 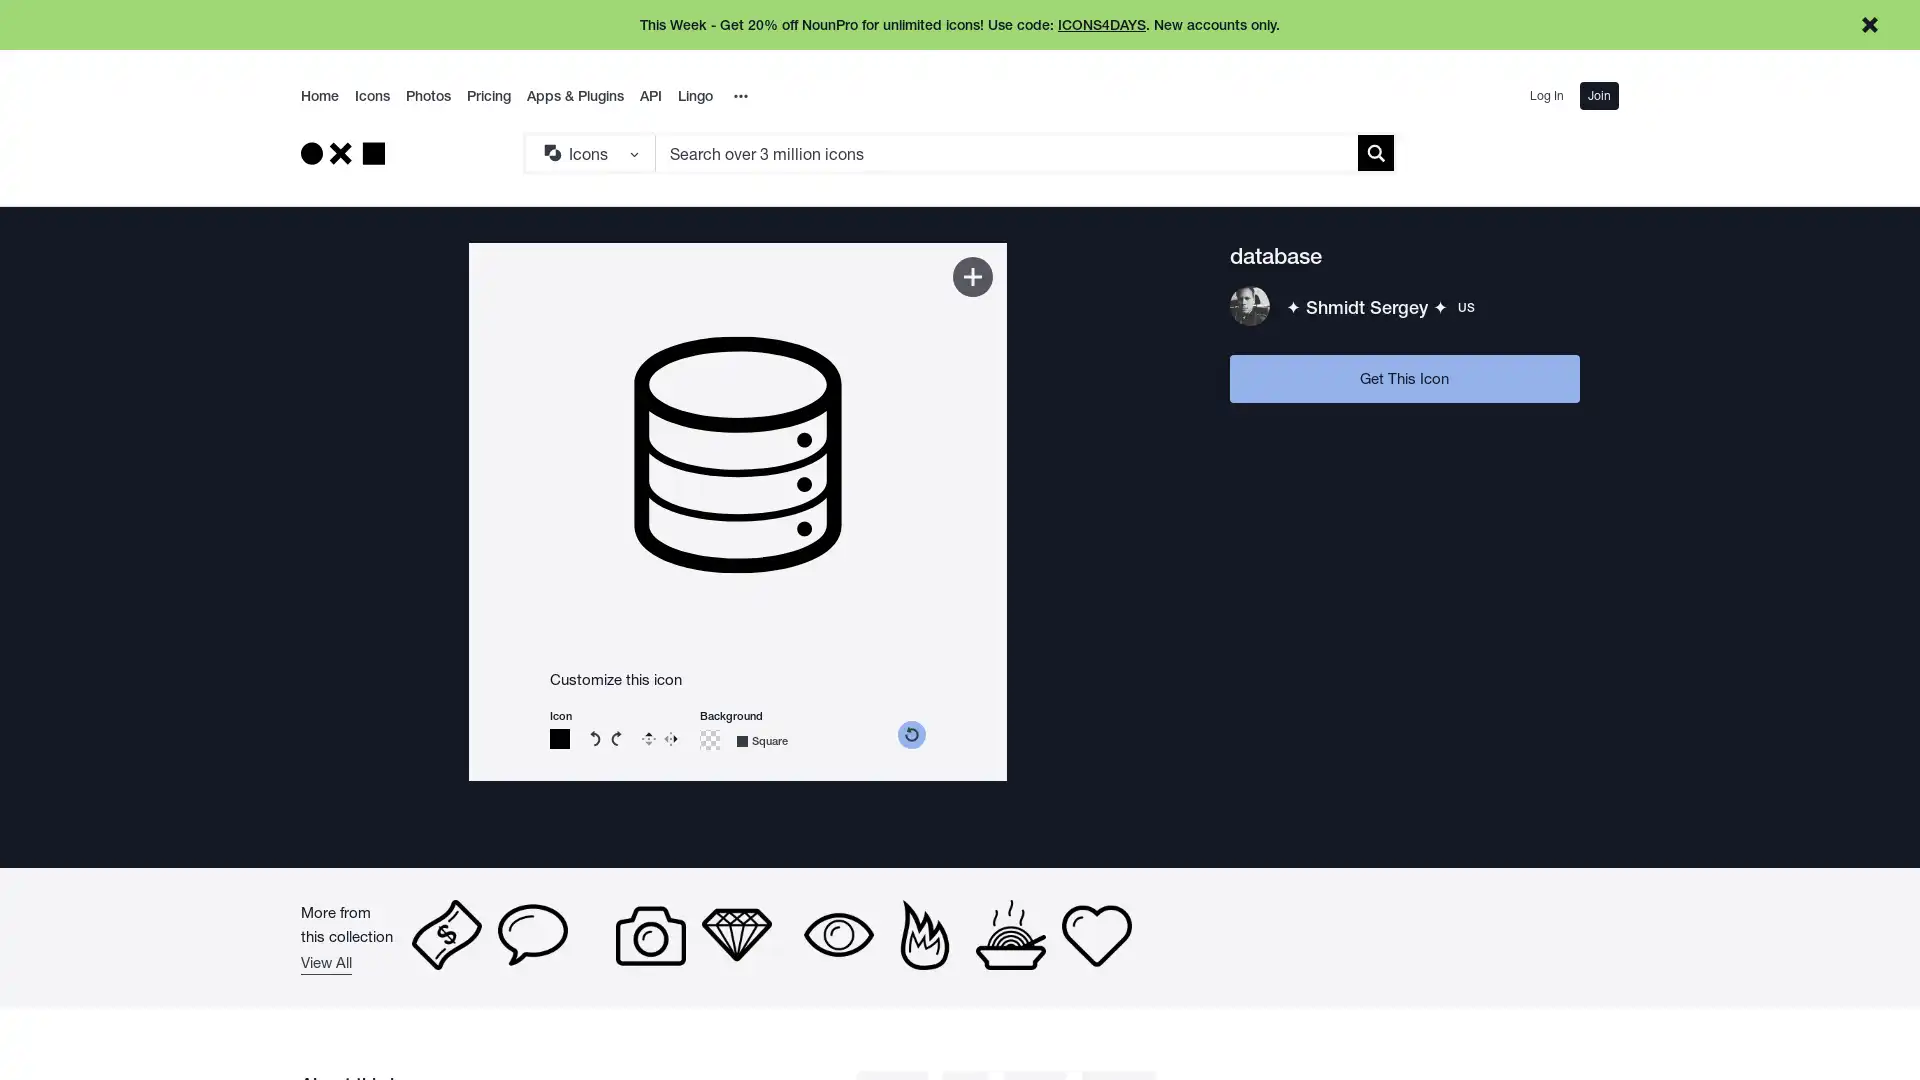 I want to click on Submit search term, so click(x=1373, y=152).